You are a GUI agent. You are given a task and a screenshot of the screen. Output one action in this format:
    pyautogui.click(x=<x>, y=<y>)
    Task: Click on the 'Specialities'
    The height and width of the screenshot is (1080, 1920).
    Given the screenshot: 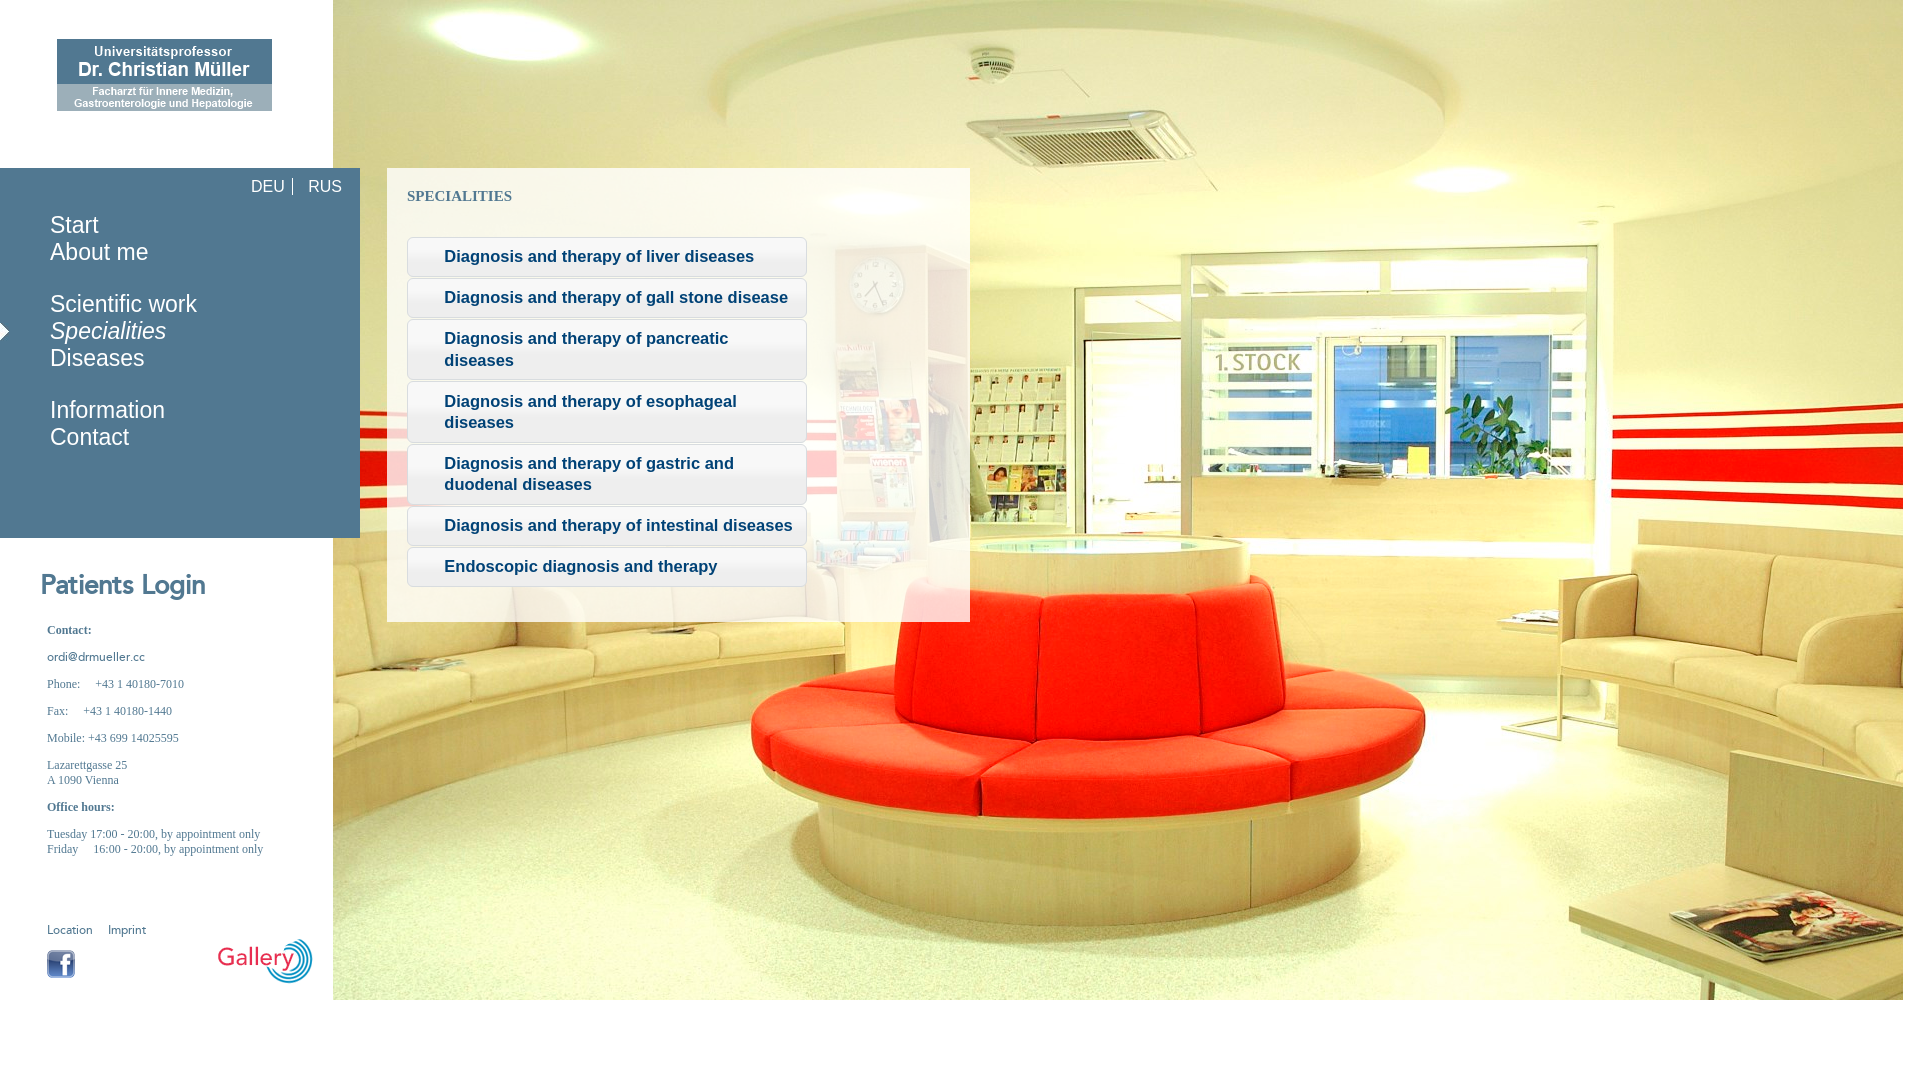 What is the action you would take?
    pyautogui.click(x=107, y=330)
    